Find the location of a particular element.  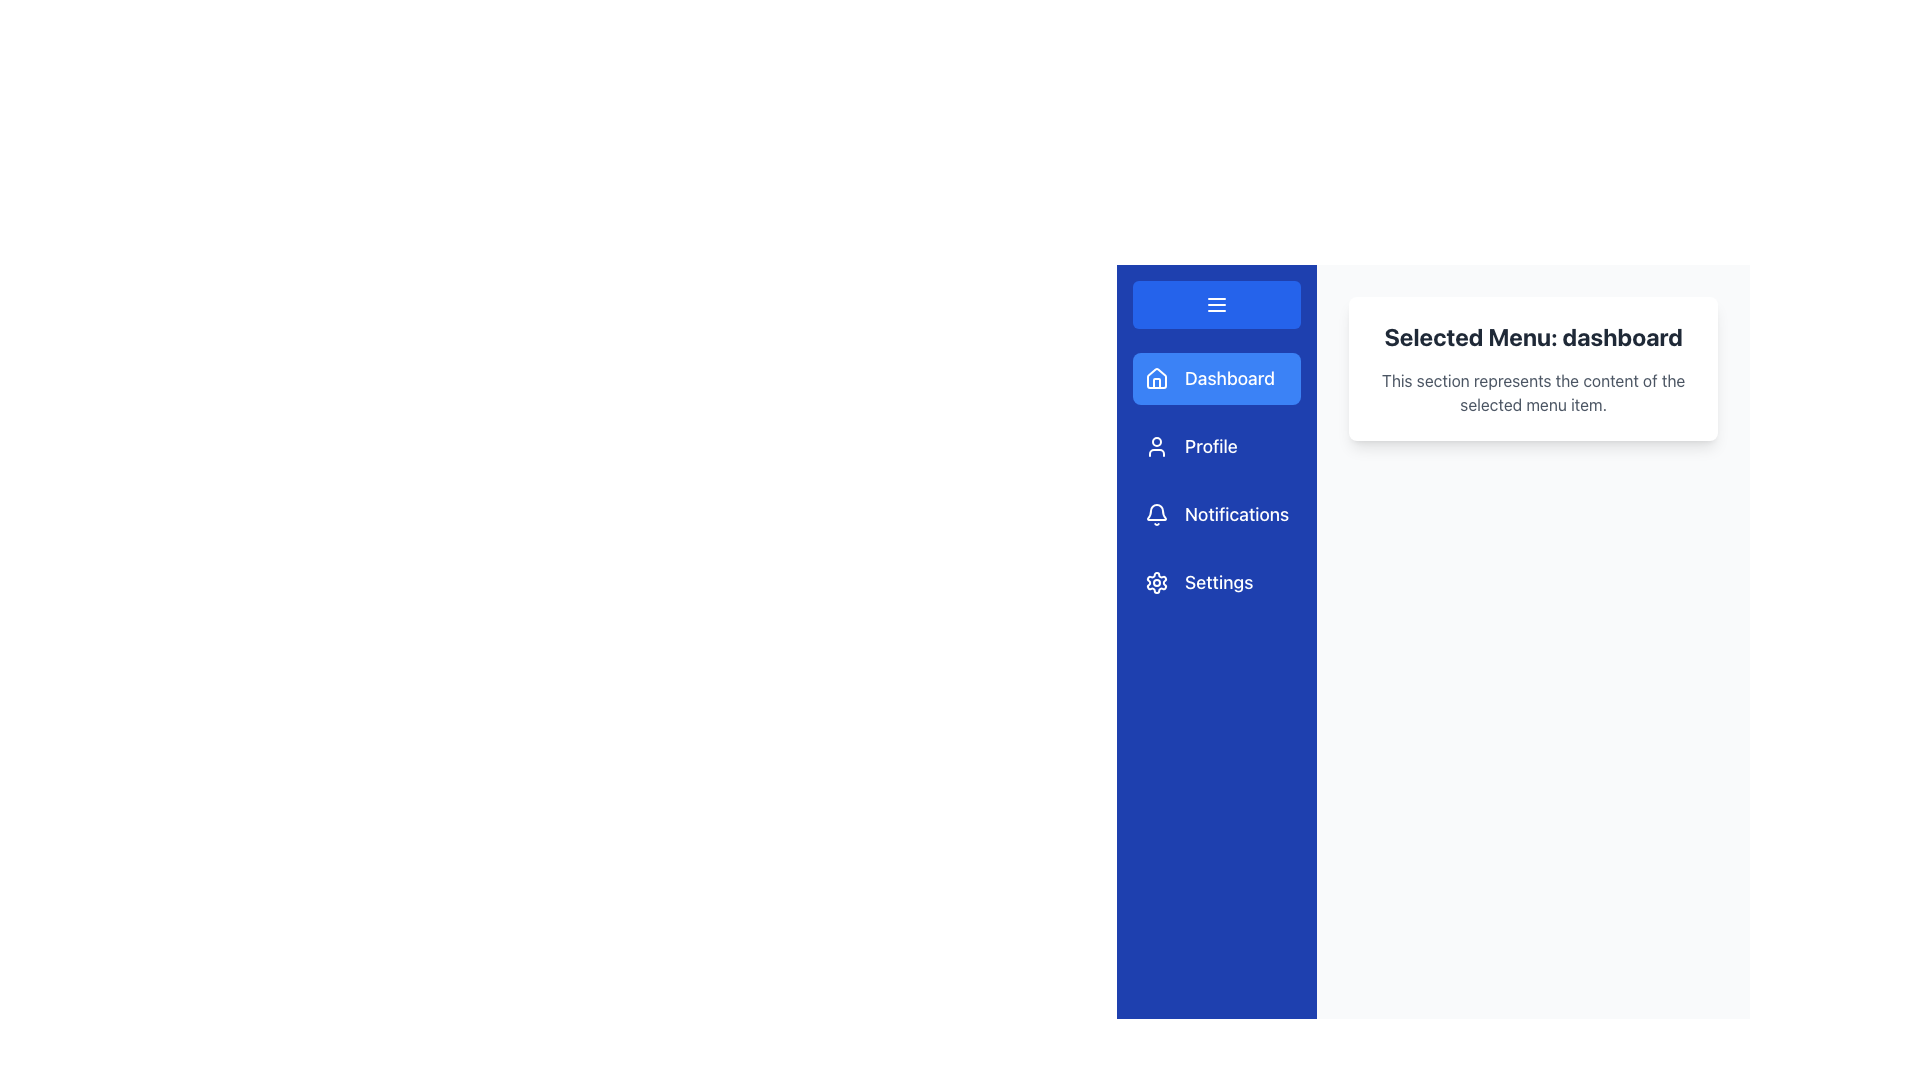

the fourth navigation menu item that likely redirects to the settings page is located at coordinates (1216, 582).